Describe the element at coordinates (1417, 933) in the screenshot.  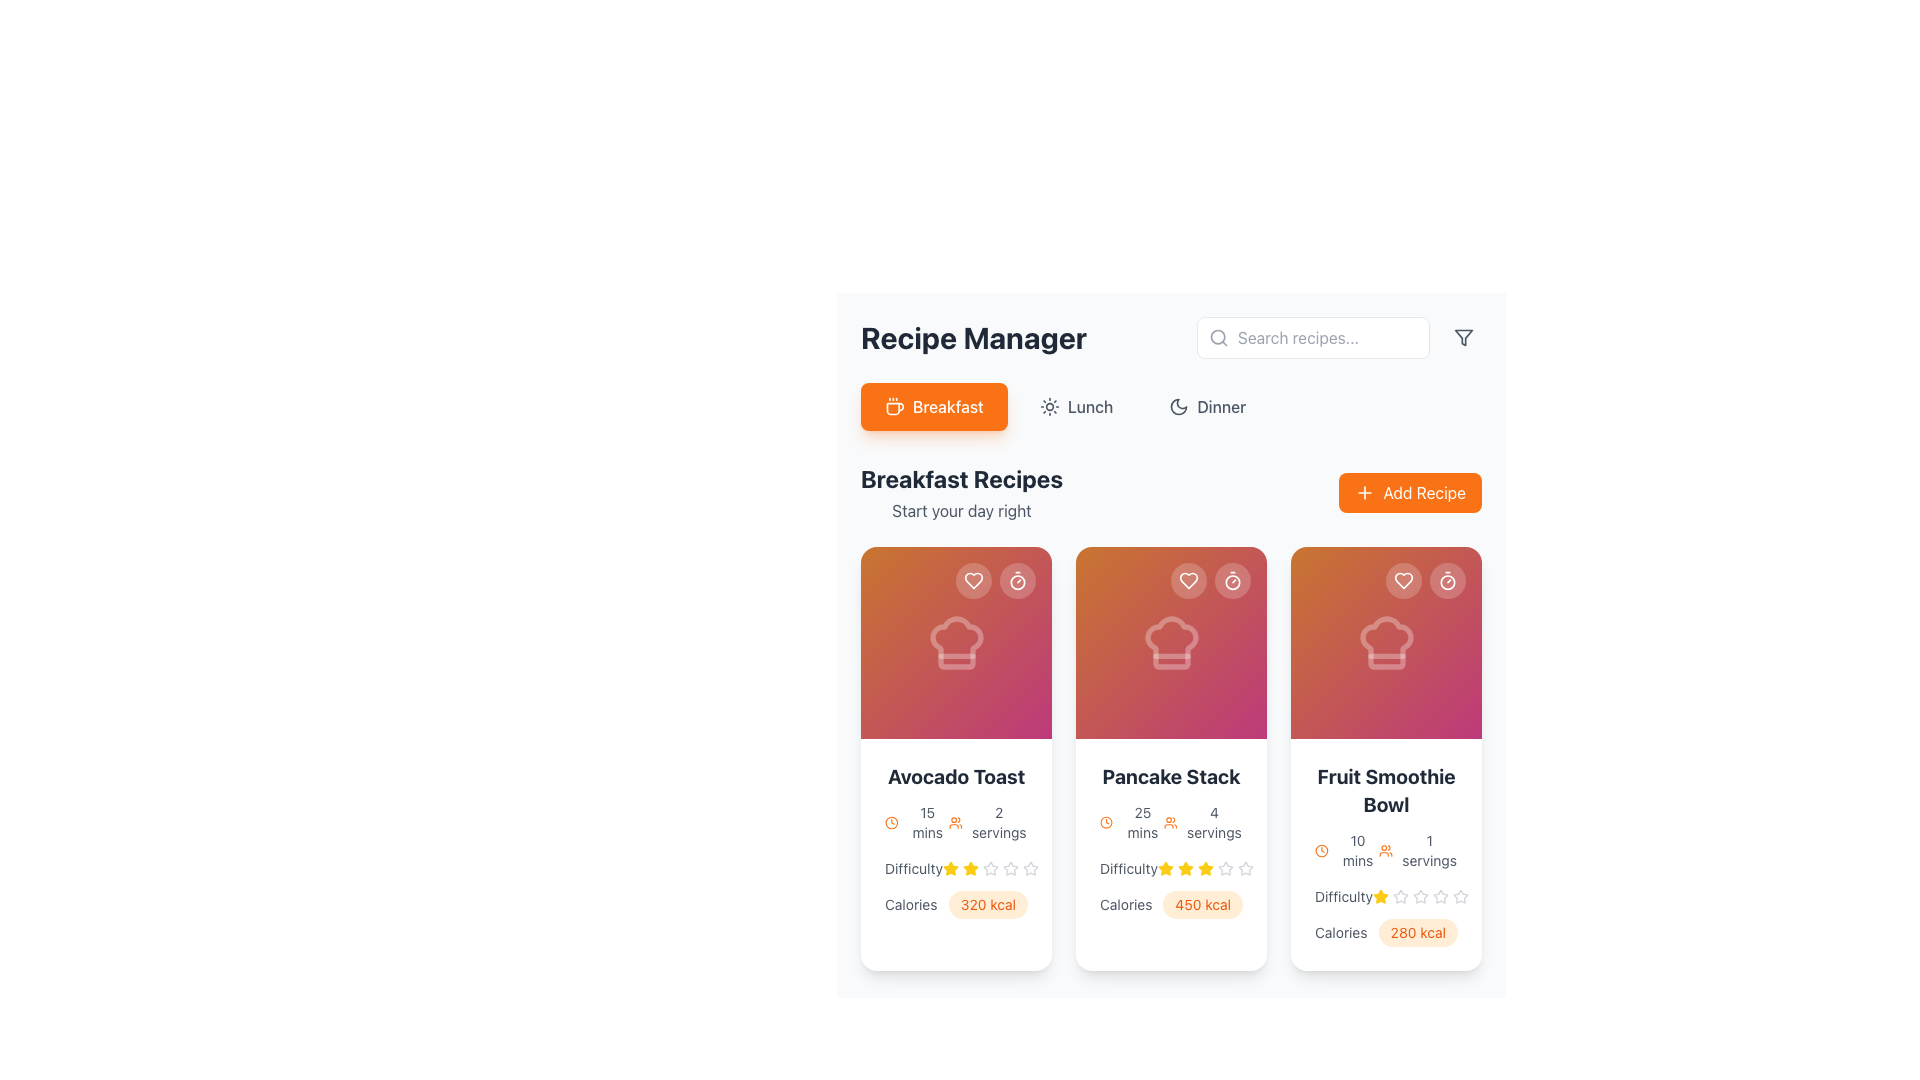
I see `the label displaying the caloric content of the 'Fruit Smoothie Bowl' recipe located in the 'Calories' section of the recipe card` at that location.